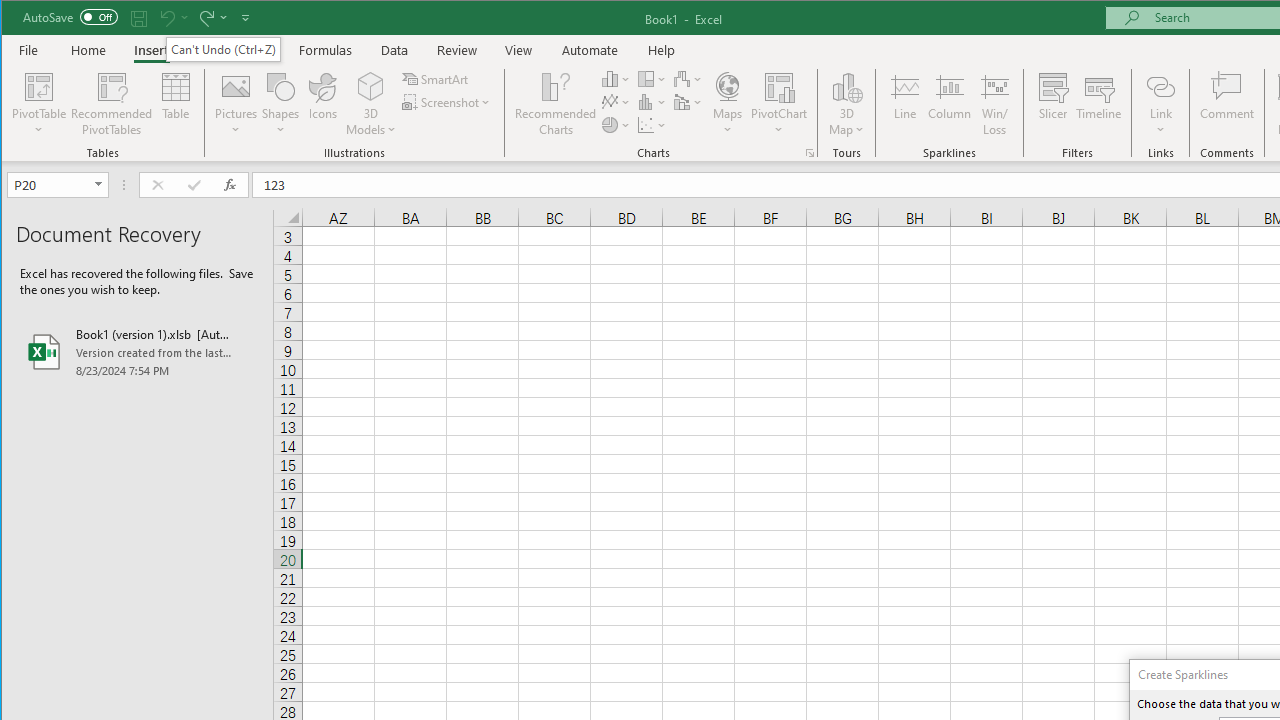  I want to click on 'Insert Statistic Chart', so click(652, 102).